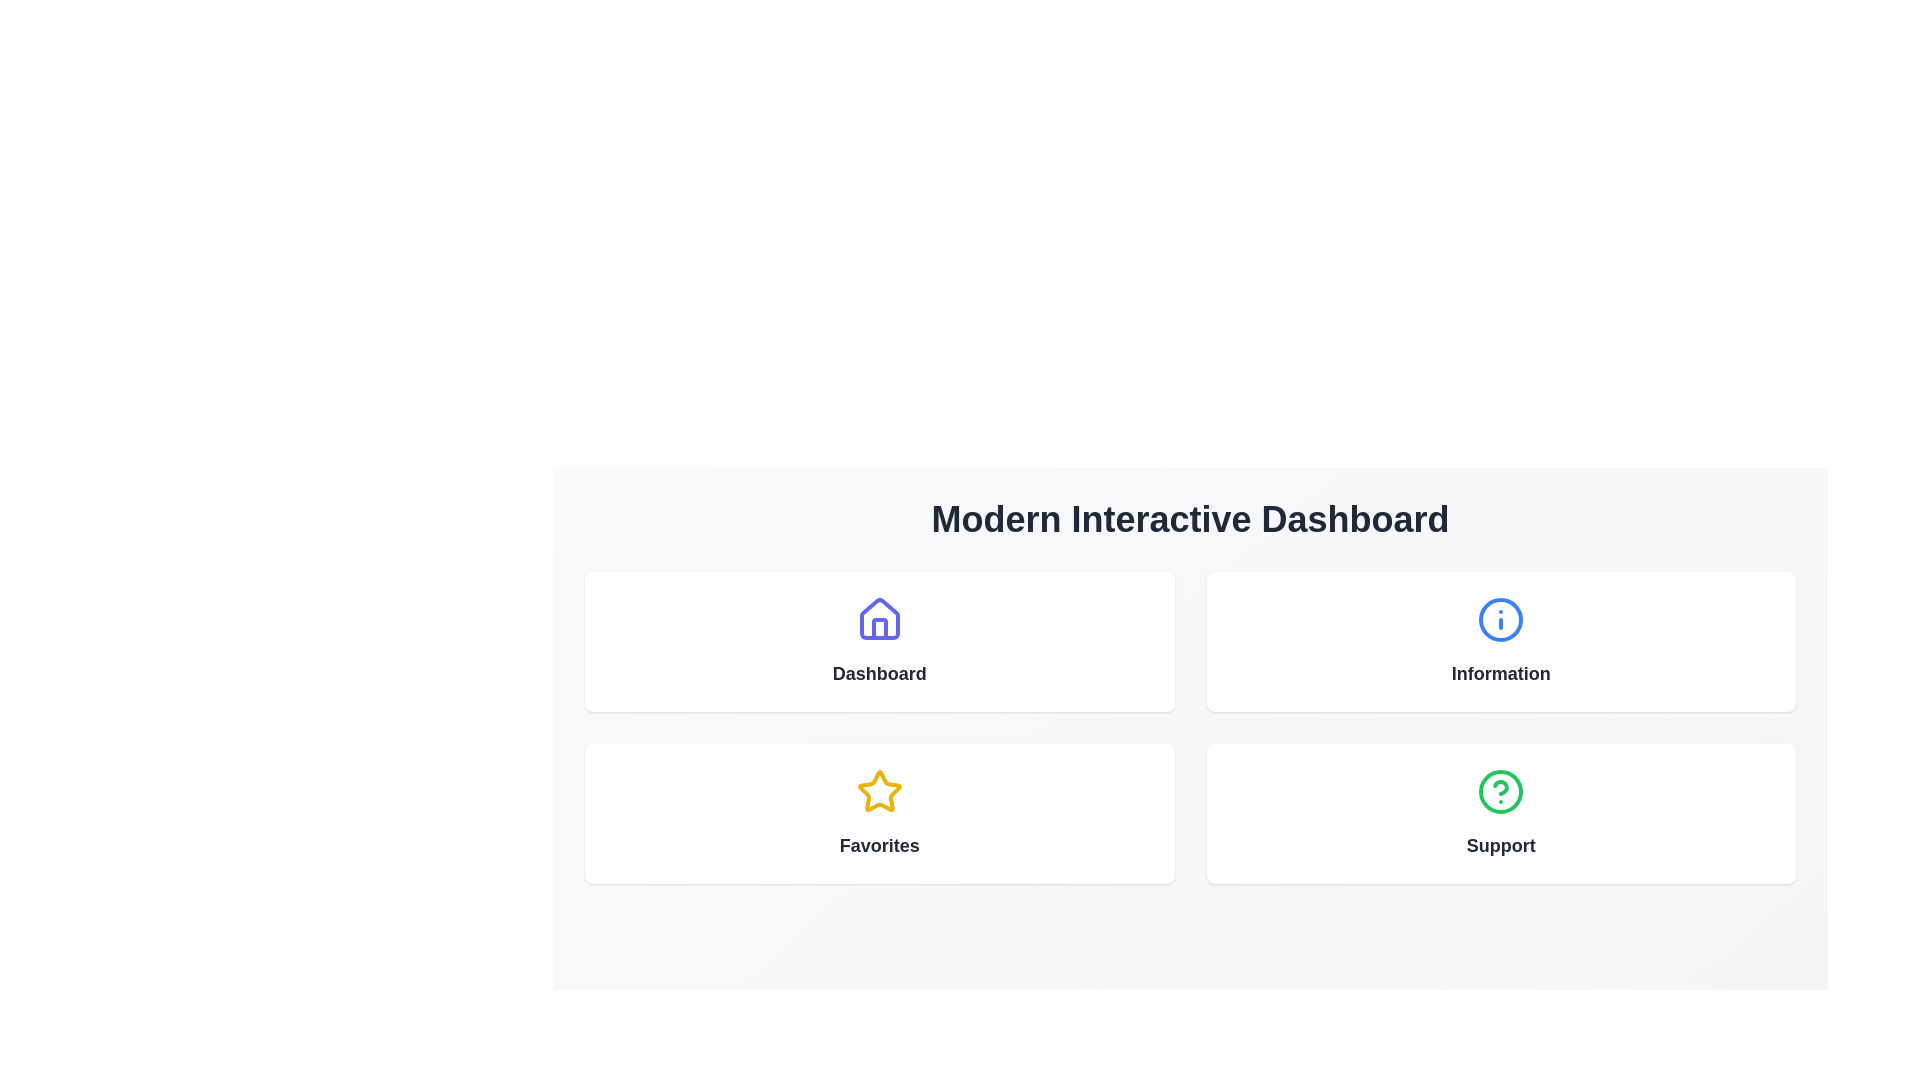 Image resolution: width=1920 pixels, height=1080 pixels. I want to click on the fourth Interactive Card in the bottom-right quadrant of the grid, so click(1501, 813).